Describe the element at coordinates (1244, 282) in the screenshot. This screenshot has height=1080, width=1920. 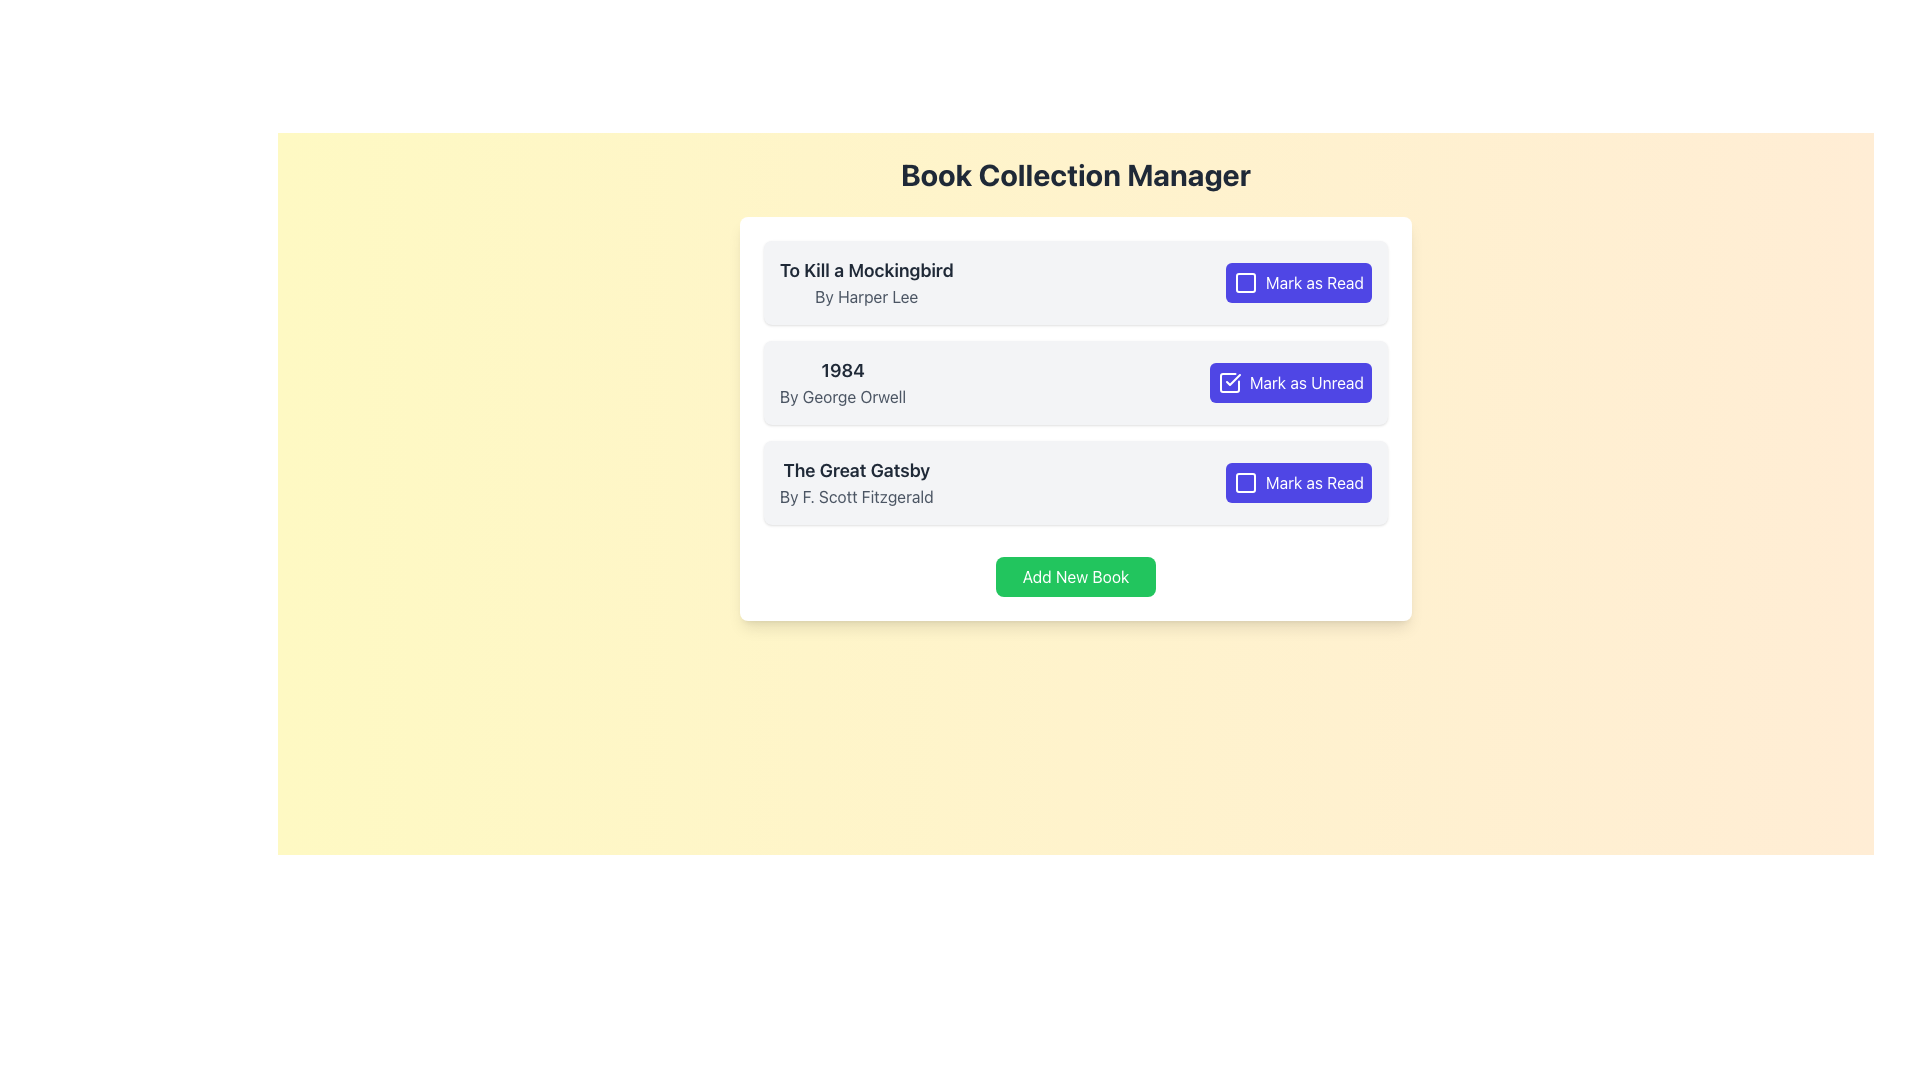
I see `the blue outlined square icon inside the 'Mark as Read' button for 'To Kill a Mockingbird'` at that location.